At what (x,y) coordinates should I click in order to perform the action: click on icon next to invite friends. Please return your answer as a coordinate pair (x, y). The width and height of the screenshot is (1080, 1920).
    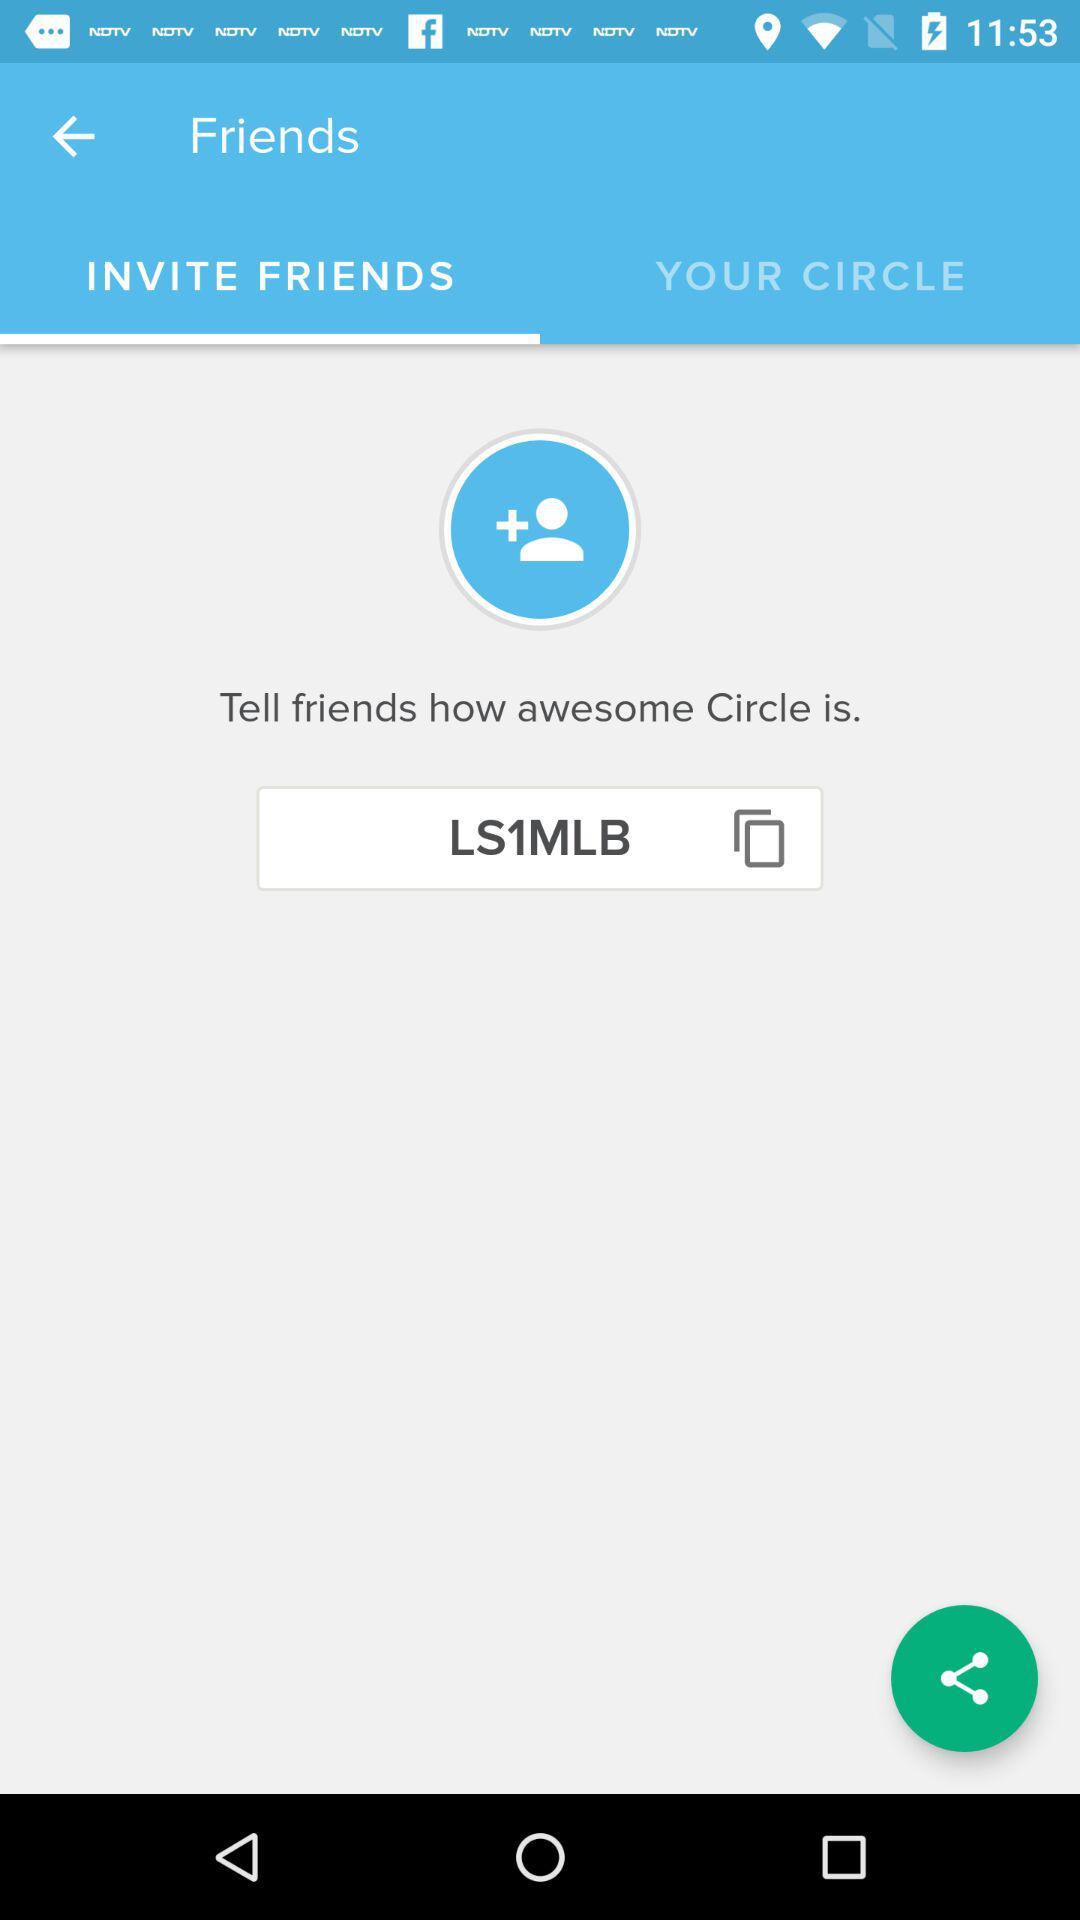
    Looking at the image, I should click on (810, 276).